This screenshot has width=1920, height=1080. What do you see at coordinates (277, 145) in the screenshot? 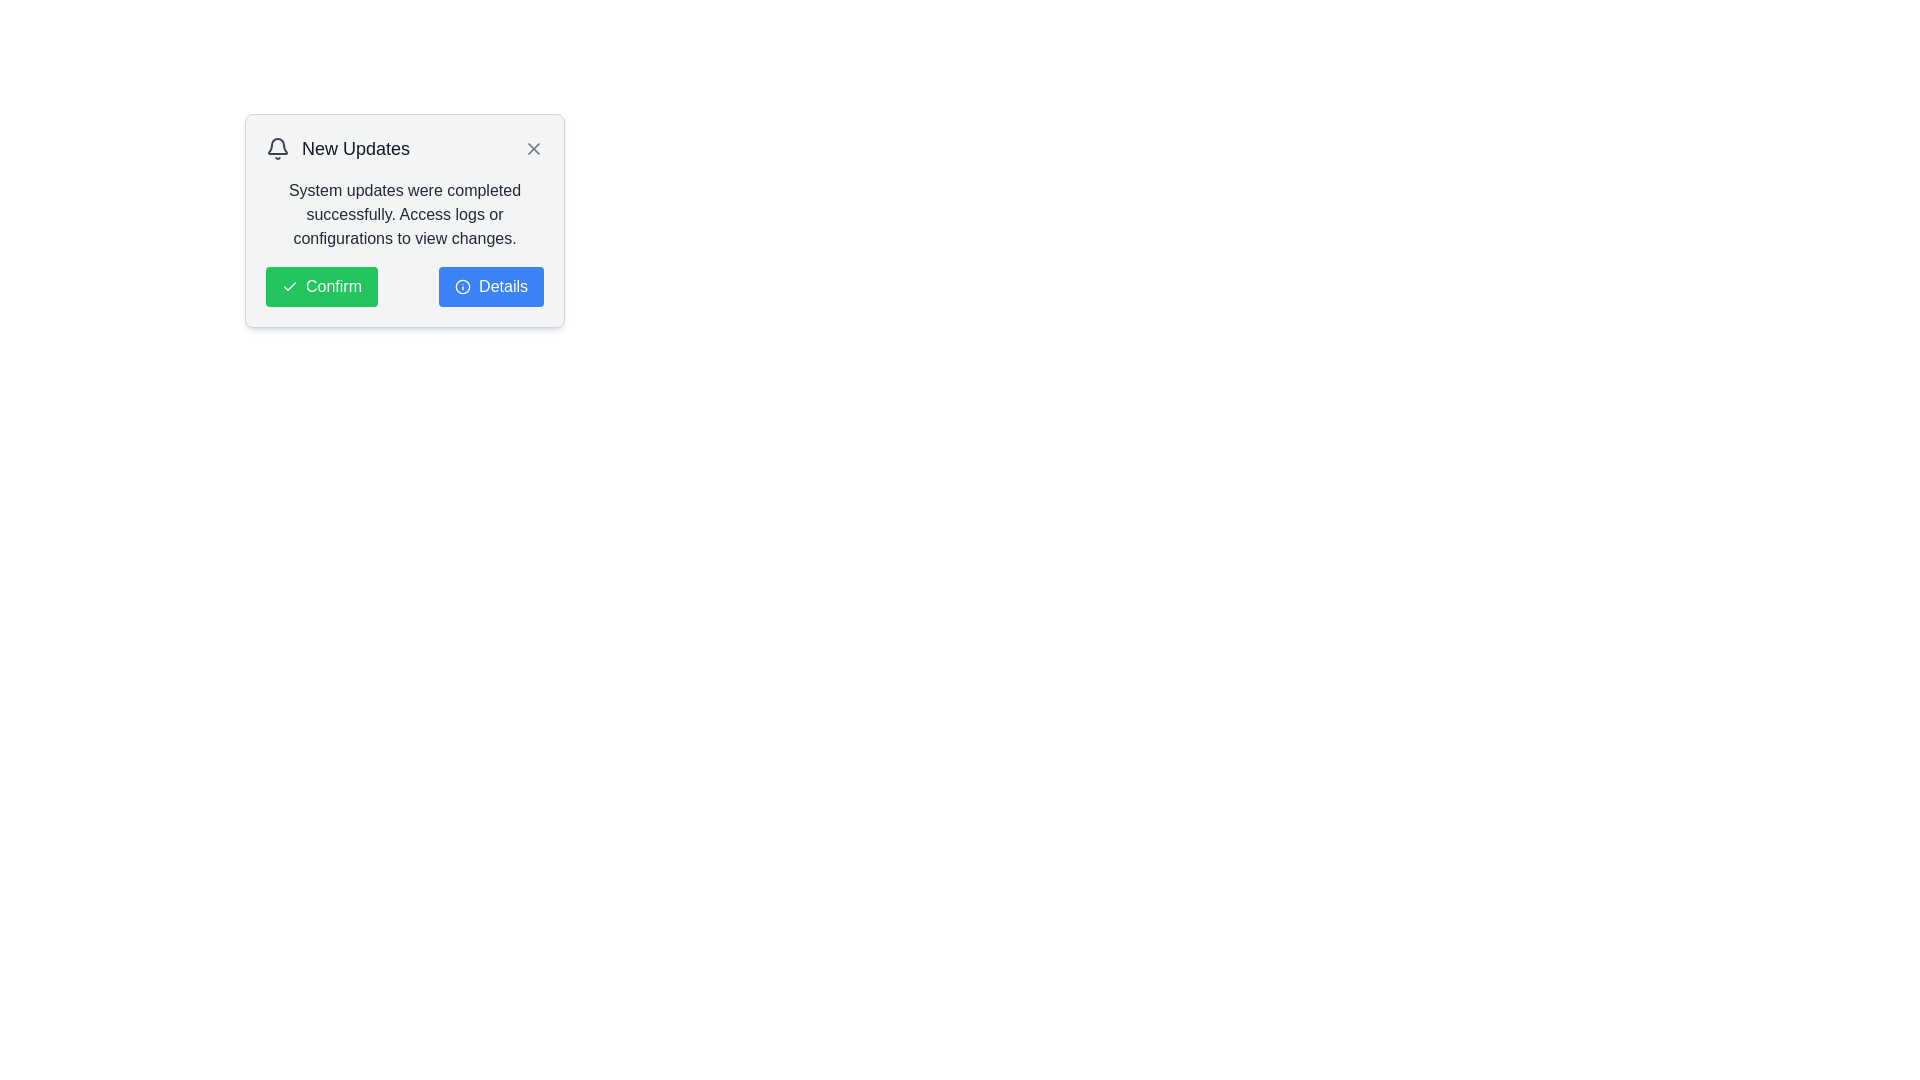
I see `the notification bell icon located in the top-left corner of the 'New Updates' modal` at bounding box center [277, 145].